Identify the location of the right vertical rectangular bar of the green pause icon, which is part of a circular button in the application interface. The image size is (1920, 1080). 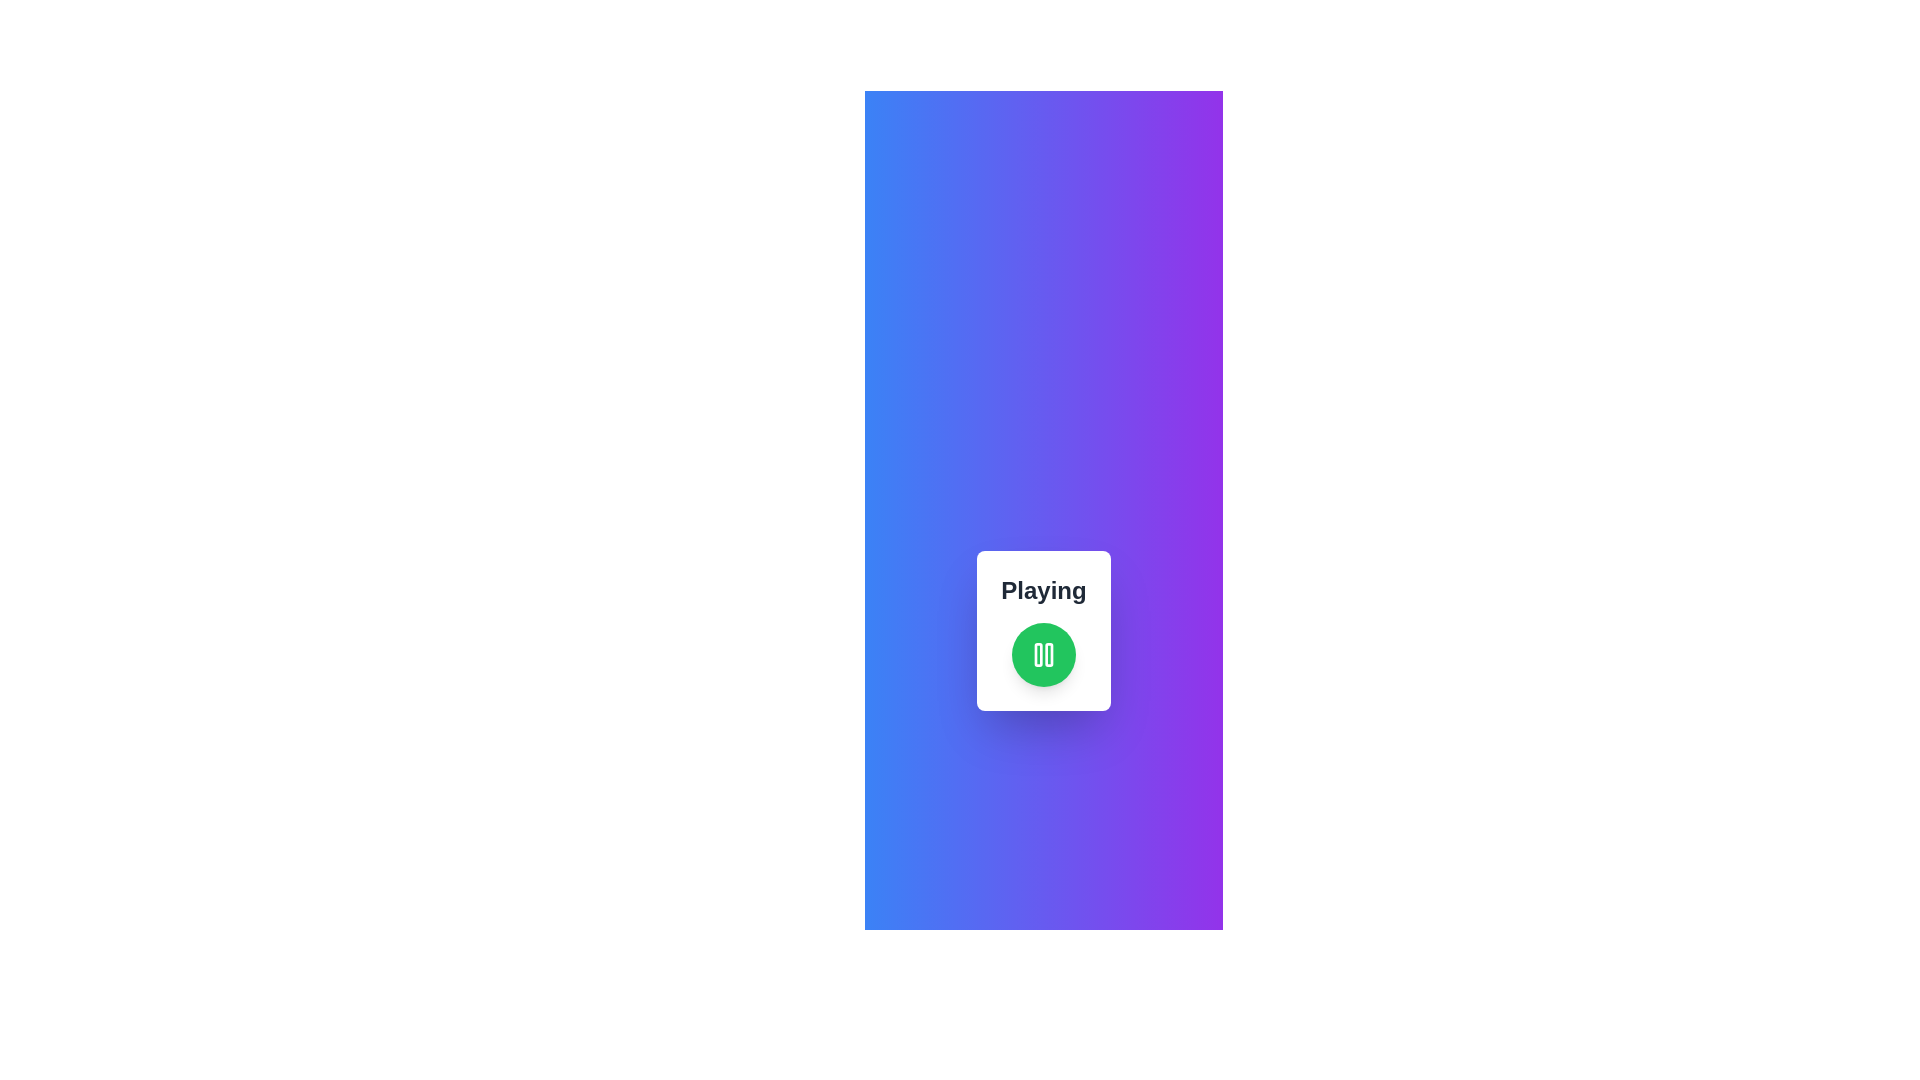
(1048, 655).